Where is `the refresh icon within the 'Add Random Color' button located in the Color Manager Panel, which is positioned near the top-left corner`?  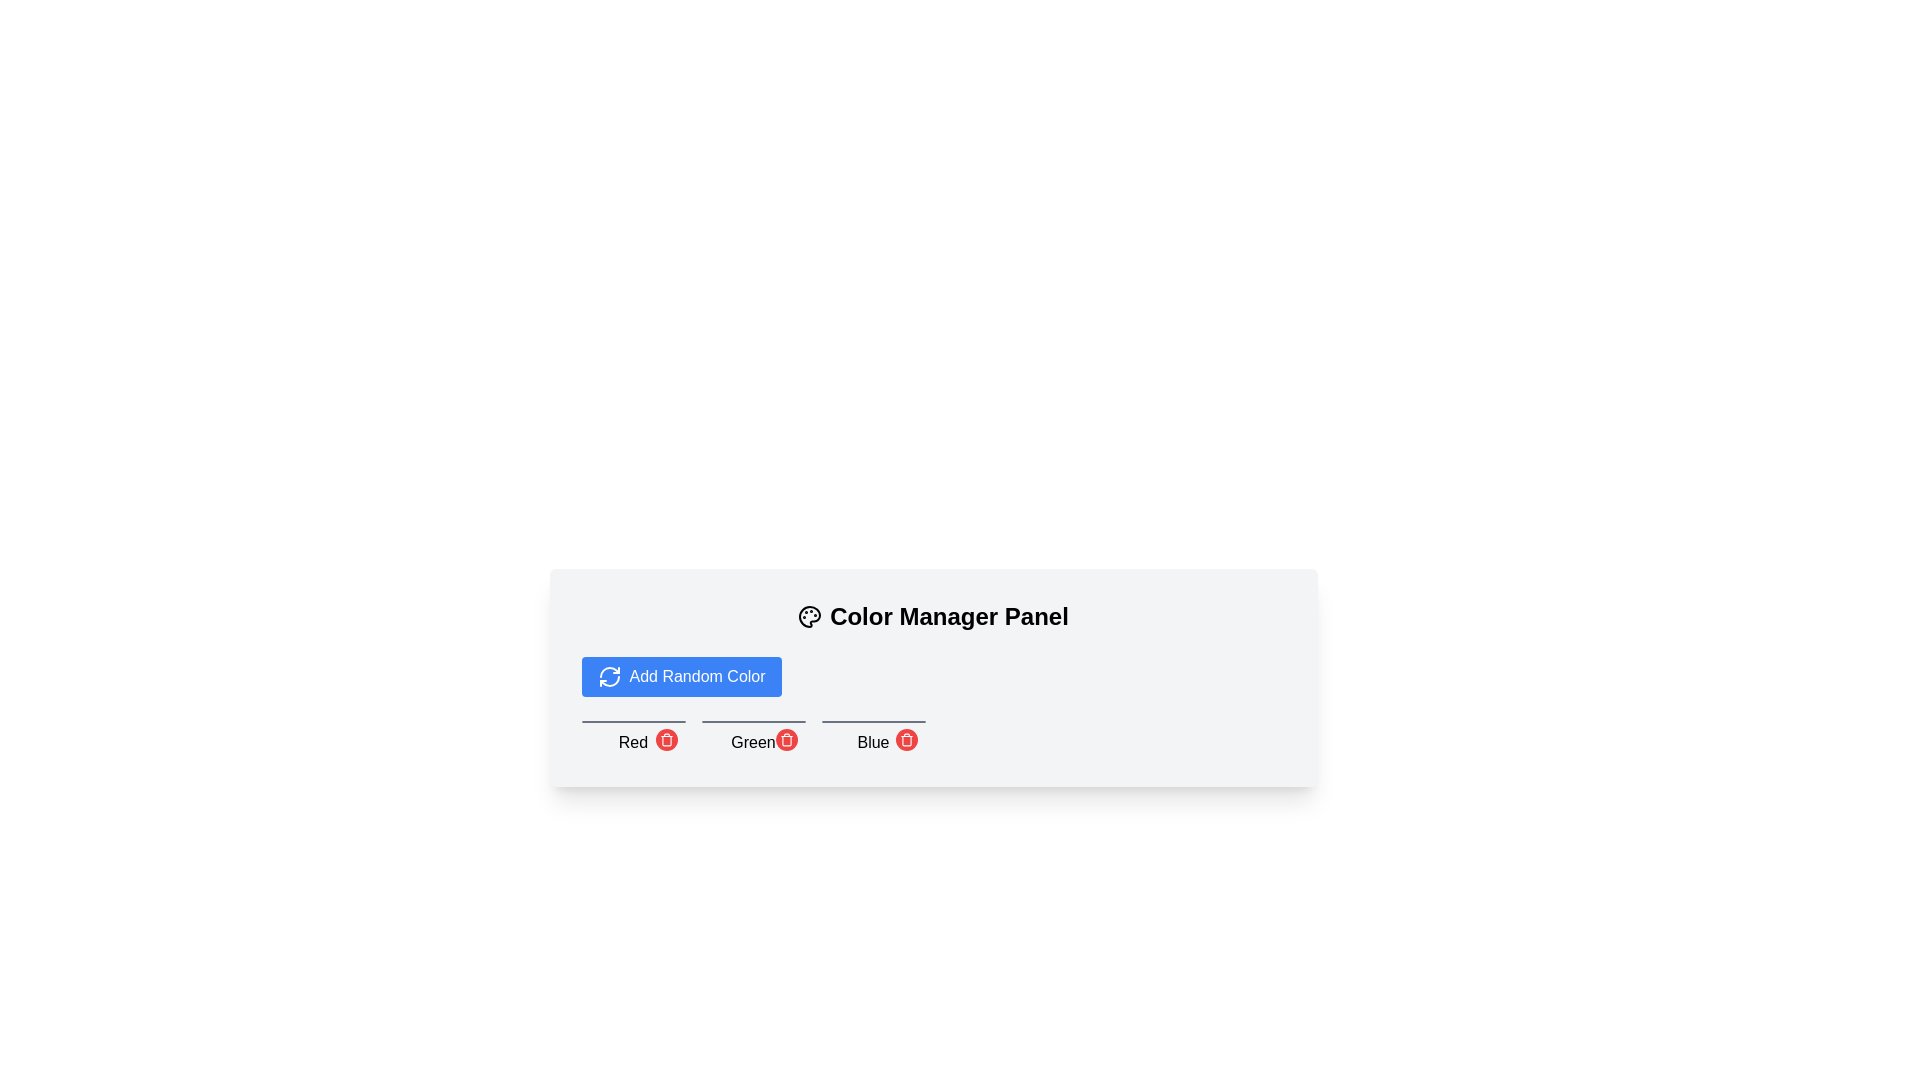 the refresh icon within the 'Add Random Color' button located in the Color Manager Panel, which is positioned near the top-left corner is located at coordinates (608, 676).